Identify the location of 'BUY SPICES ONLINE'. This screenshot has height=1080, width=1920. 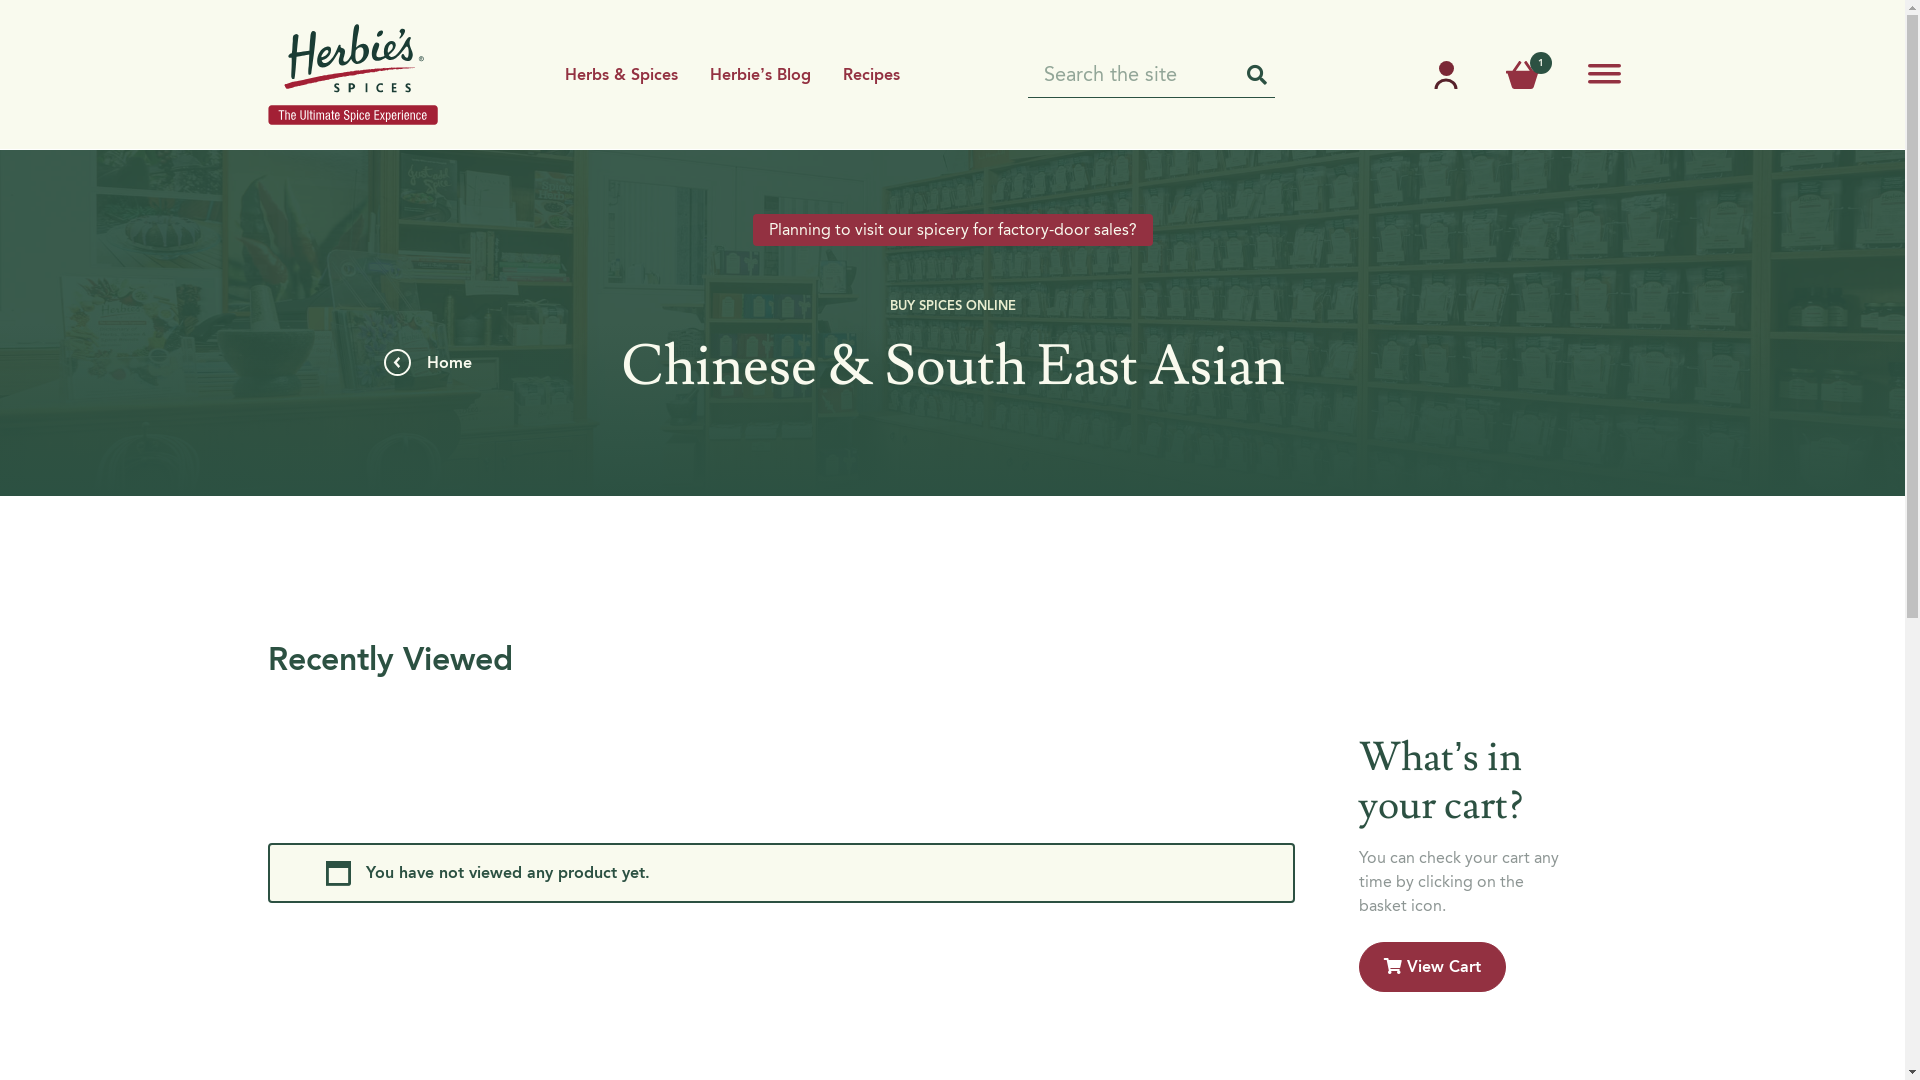
(952, 304).